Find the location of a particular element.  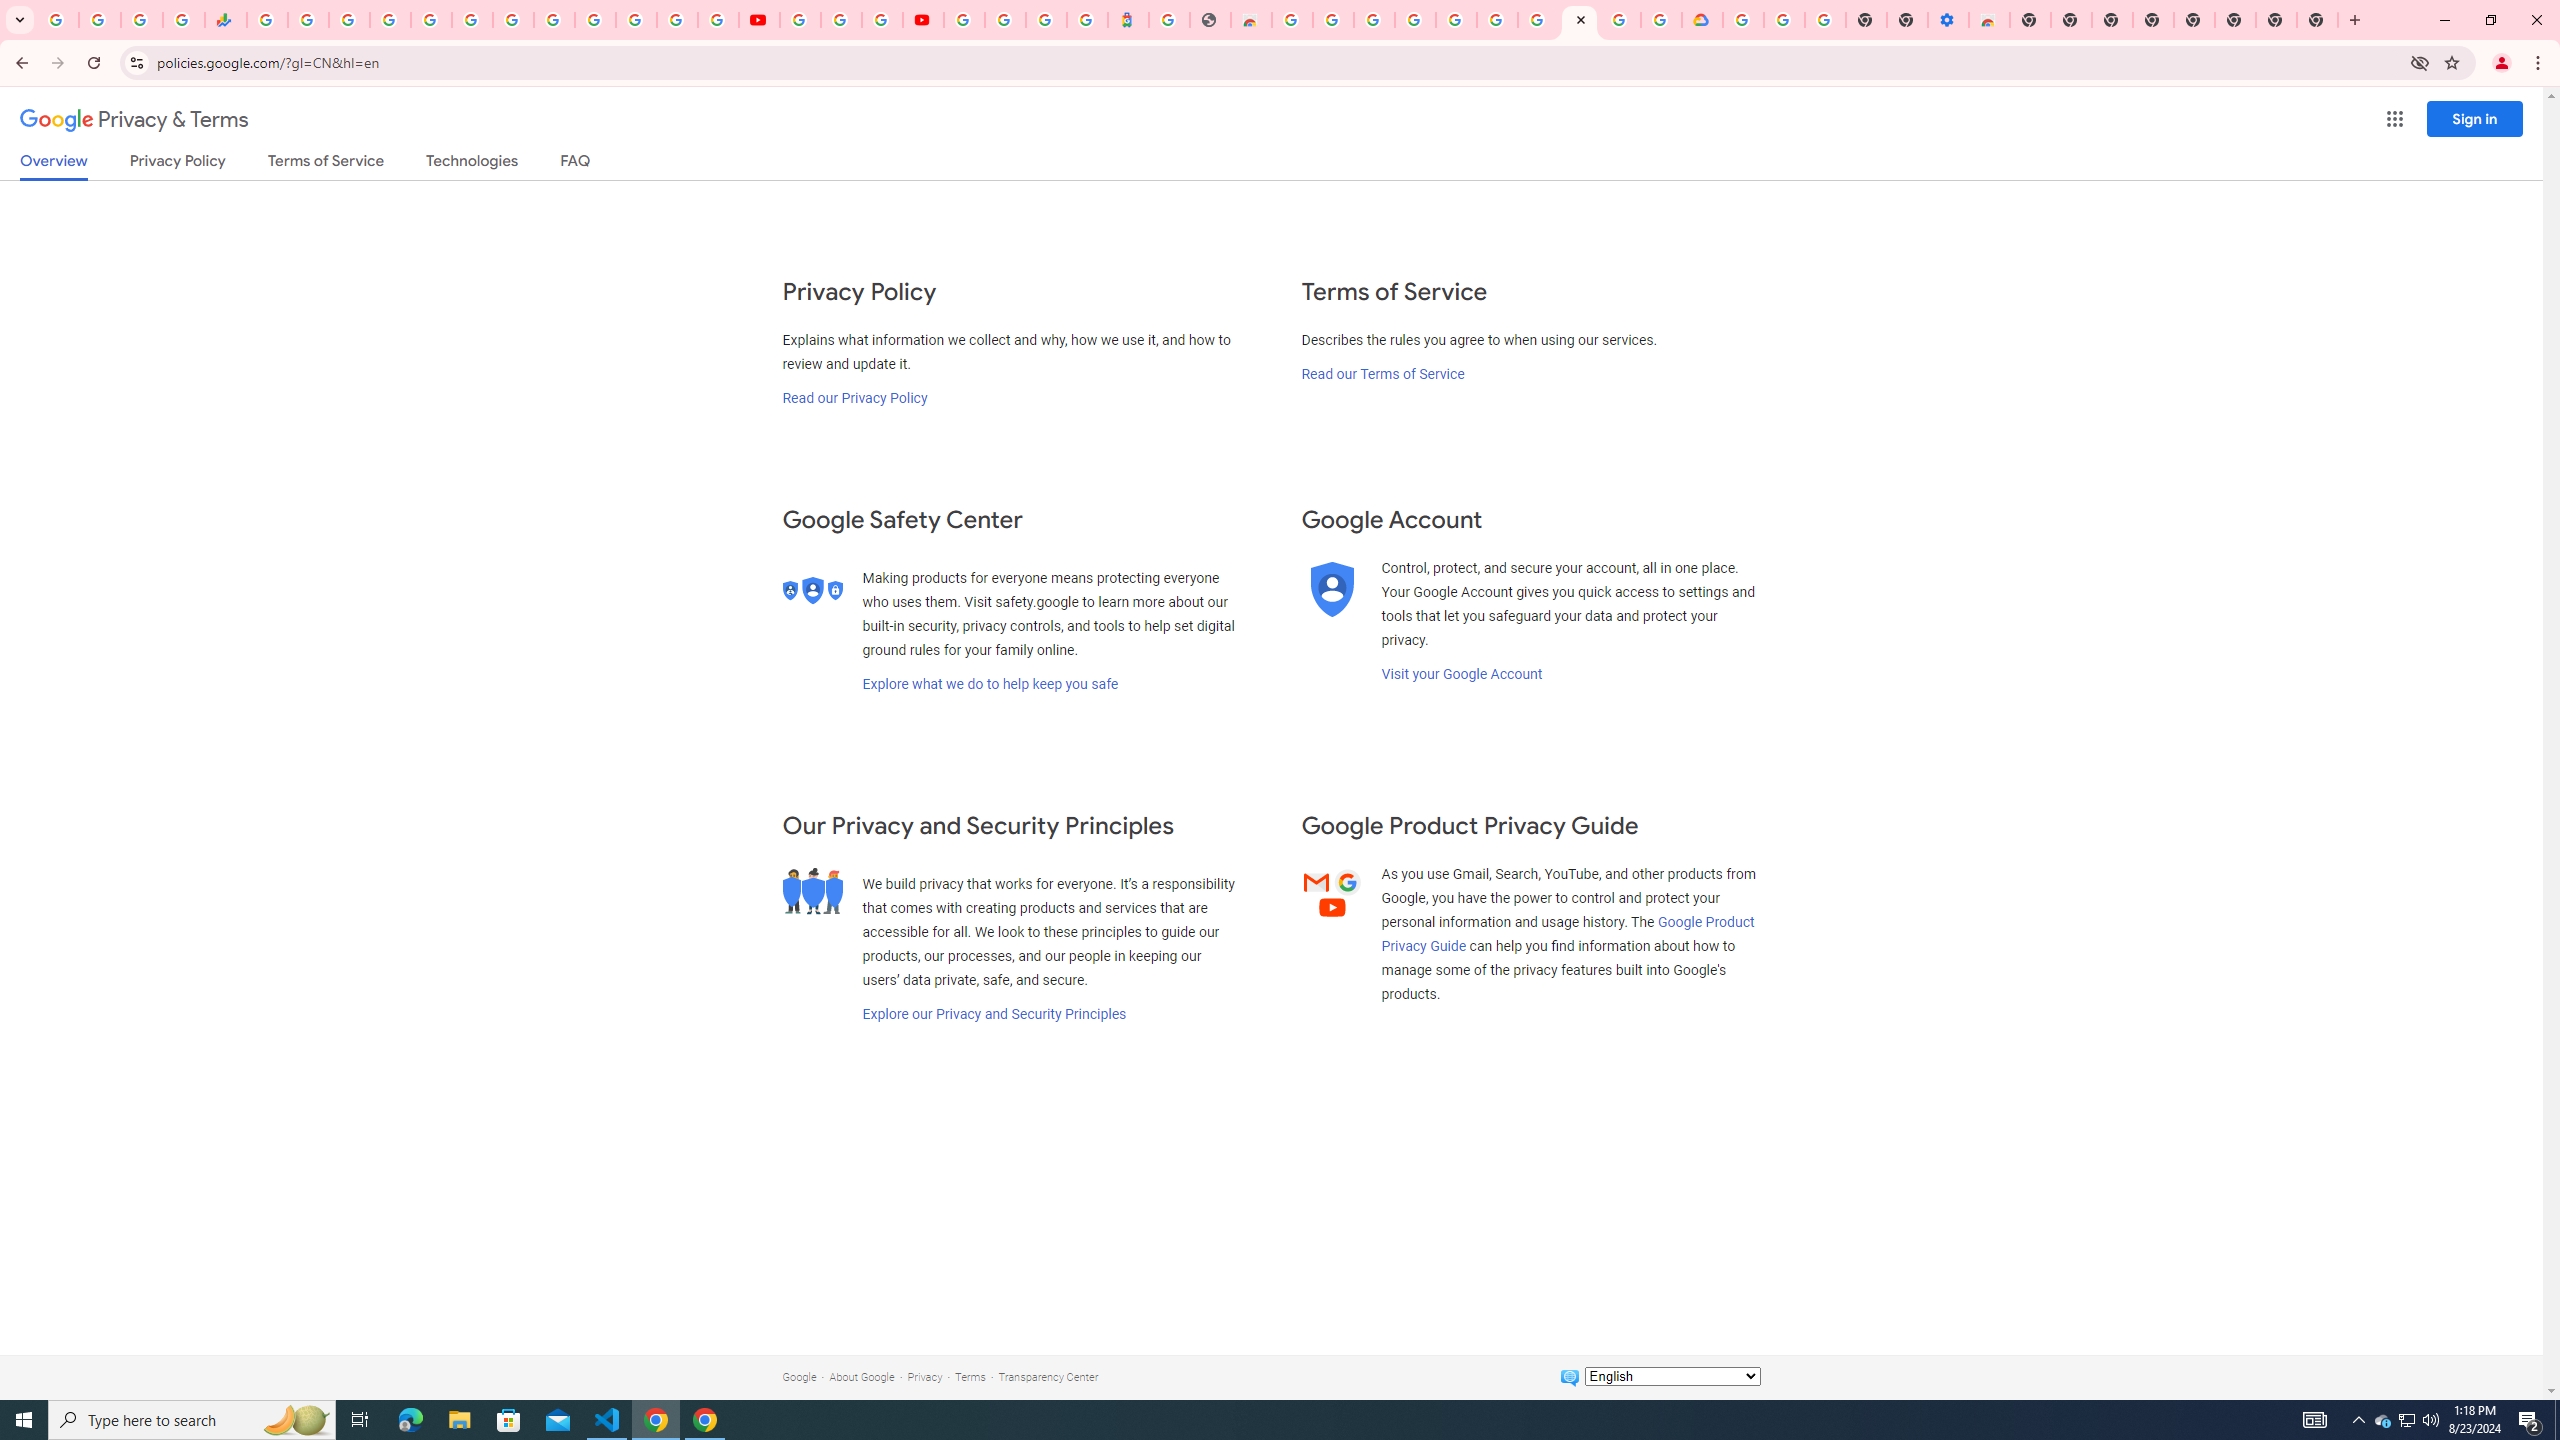

'Explore our Privacy and Security Principles' is located at coordinates (994, 1012).